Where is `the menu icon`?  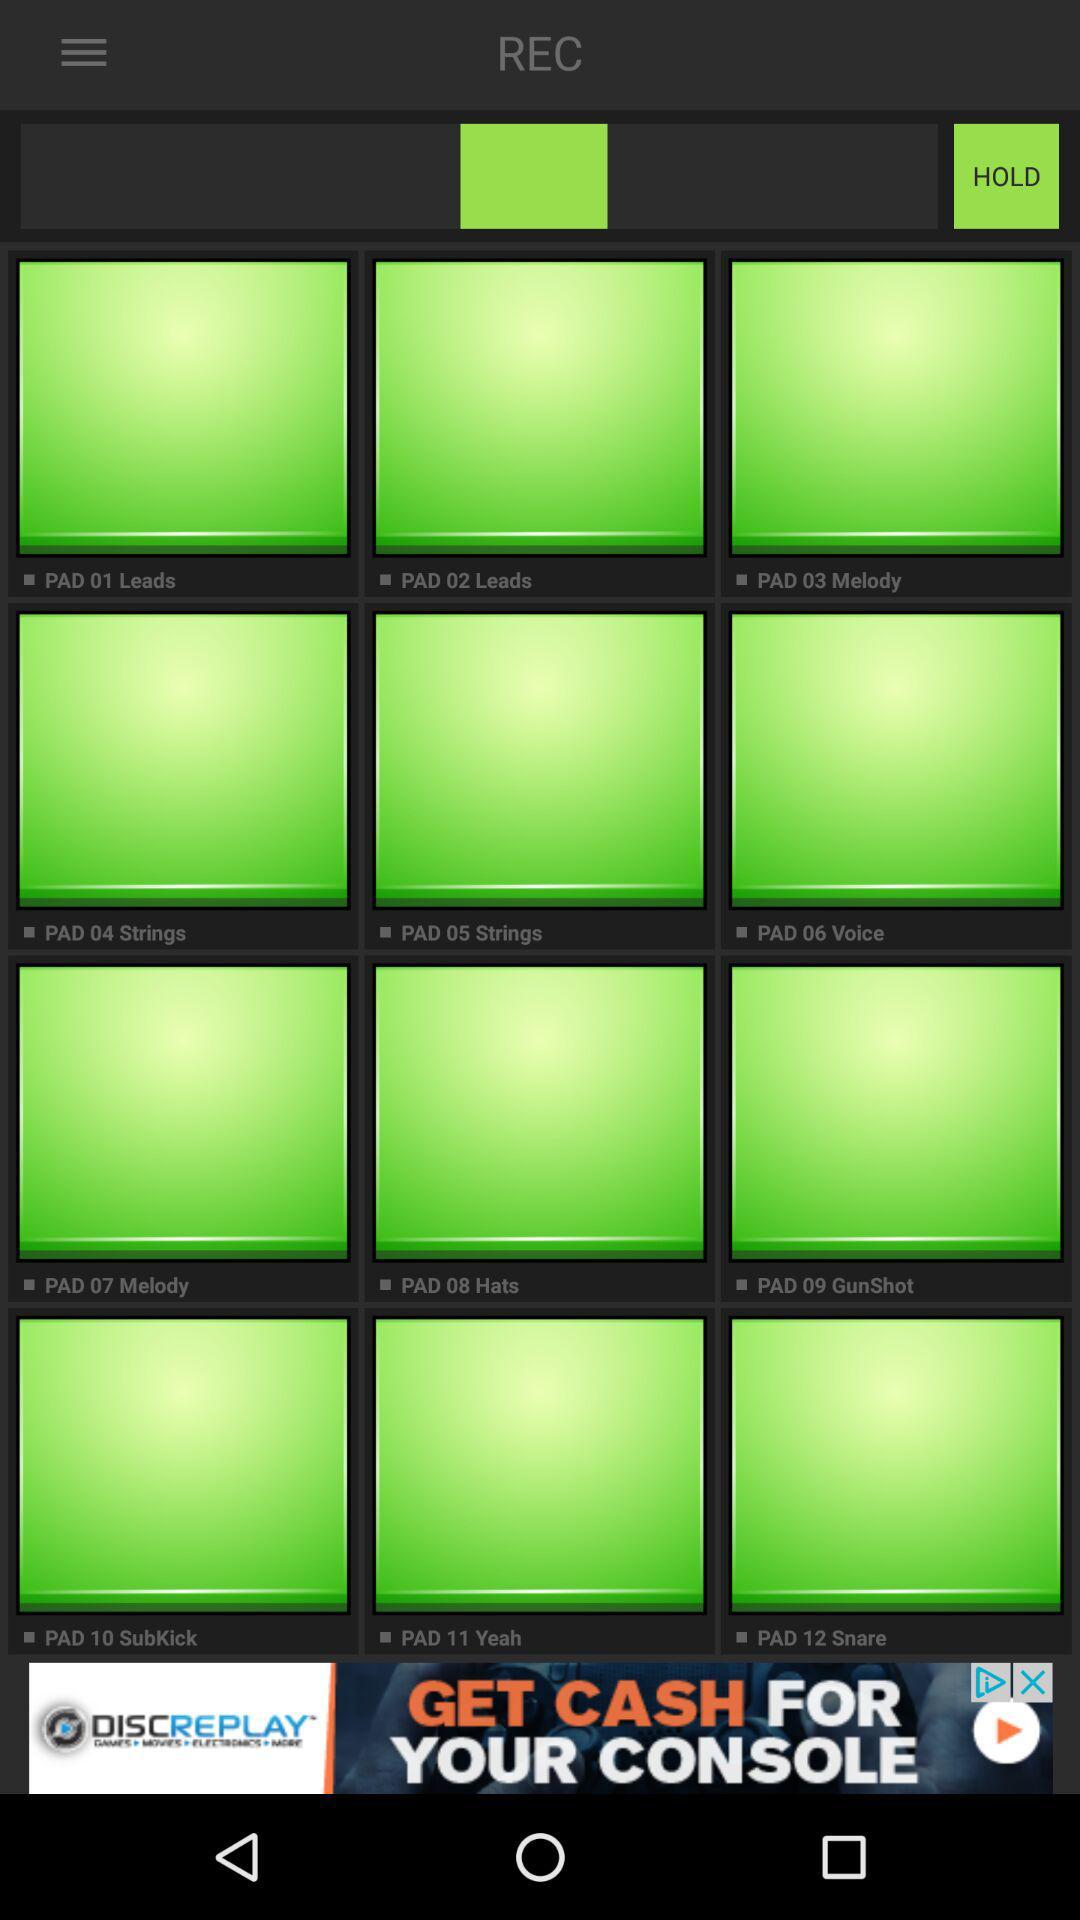 the menu icon is located at coordinates (83, 56).